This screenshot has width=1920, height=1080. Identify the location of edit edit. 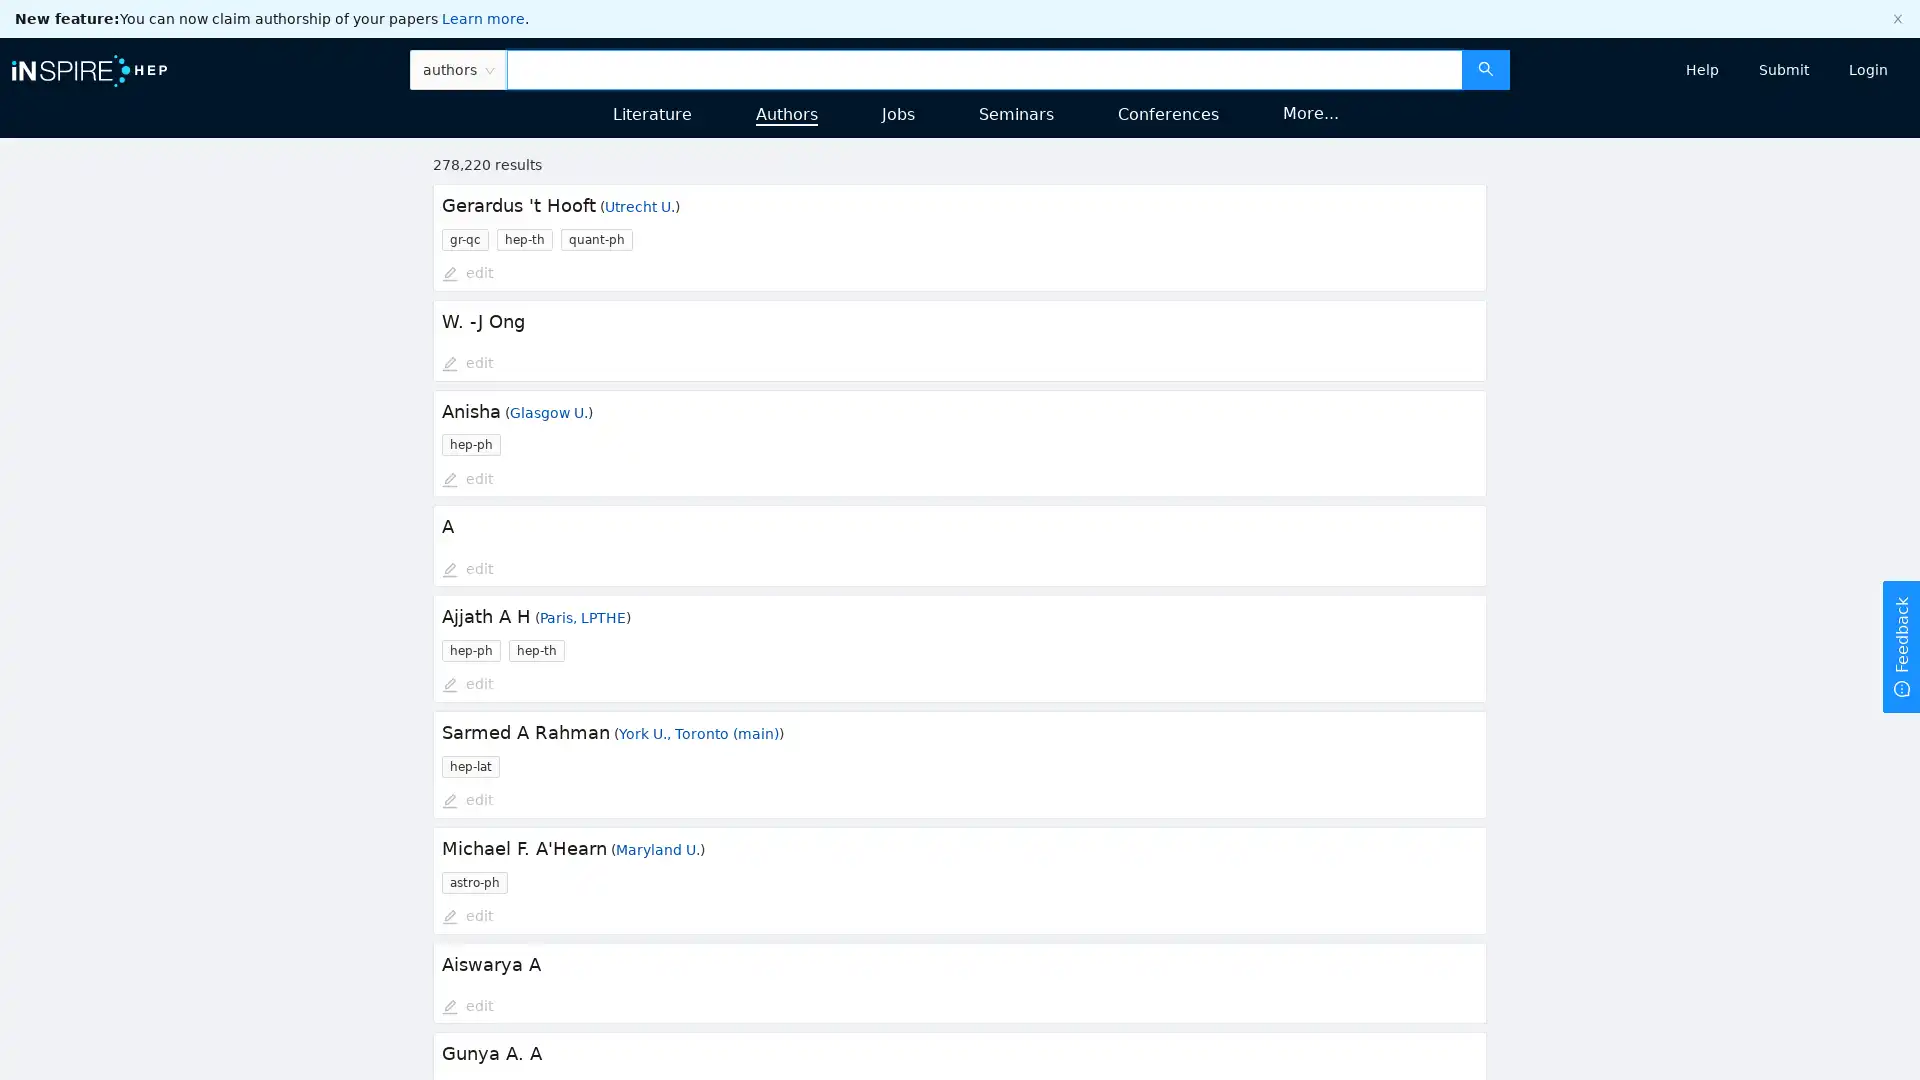
(466, 274).